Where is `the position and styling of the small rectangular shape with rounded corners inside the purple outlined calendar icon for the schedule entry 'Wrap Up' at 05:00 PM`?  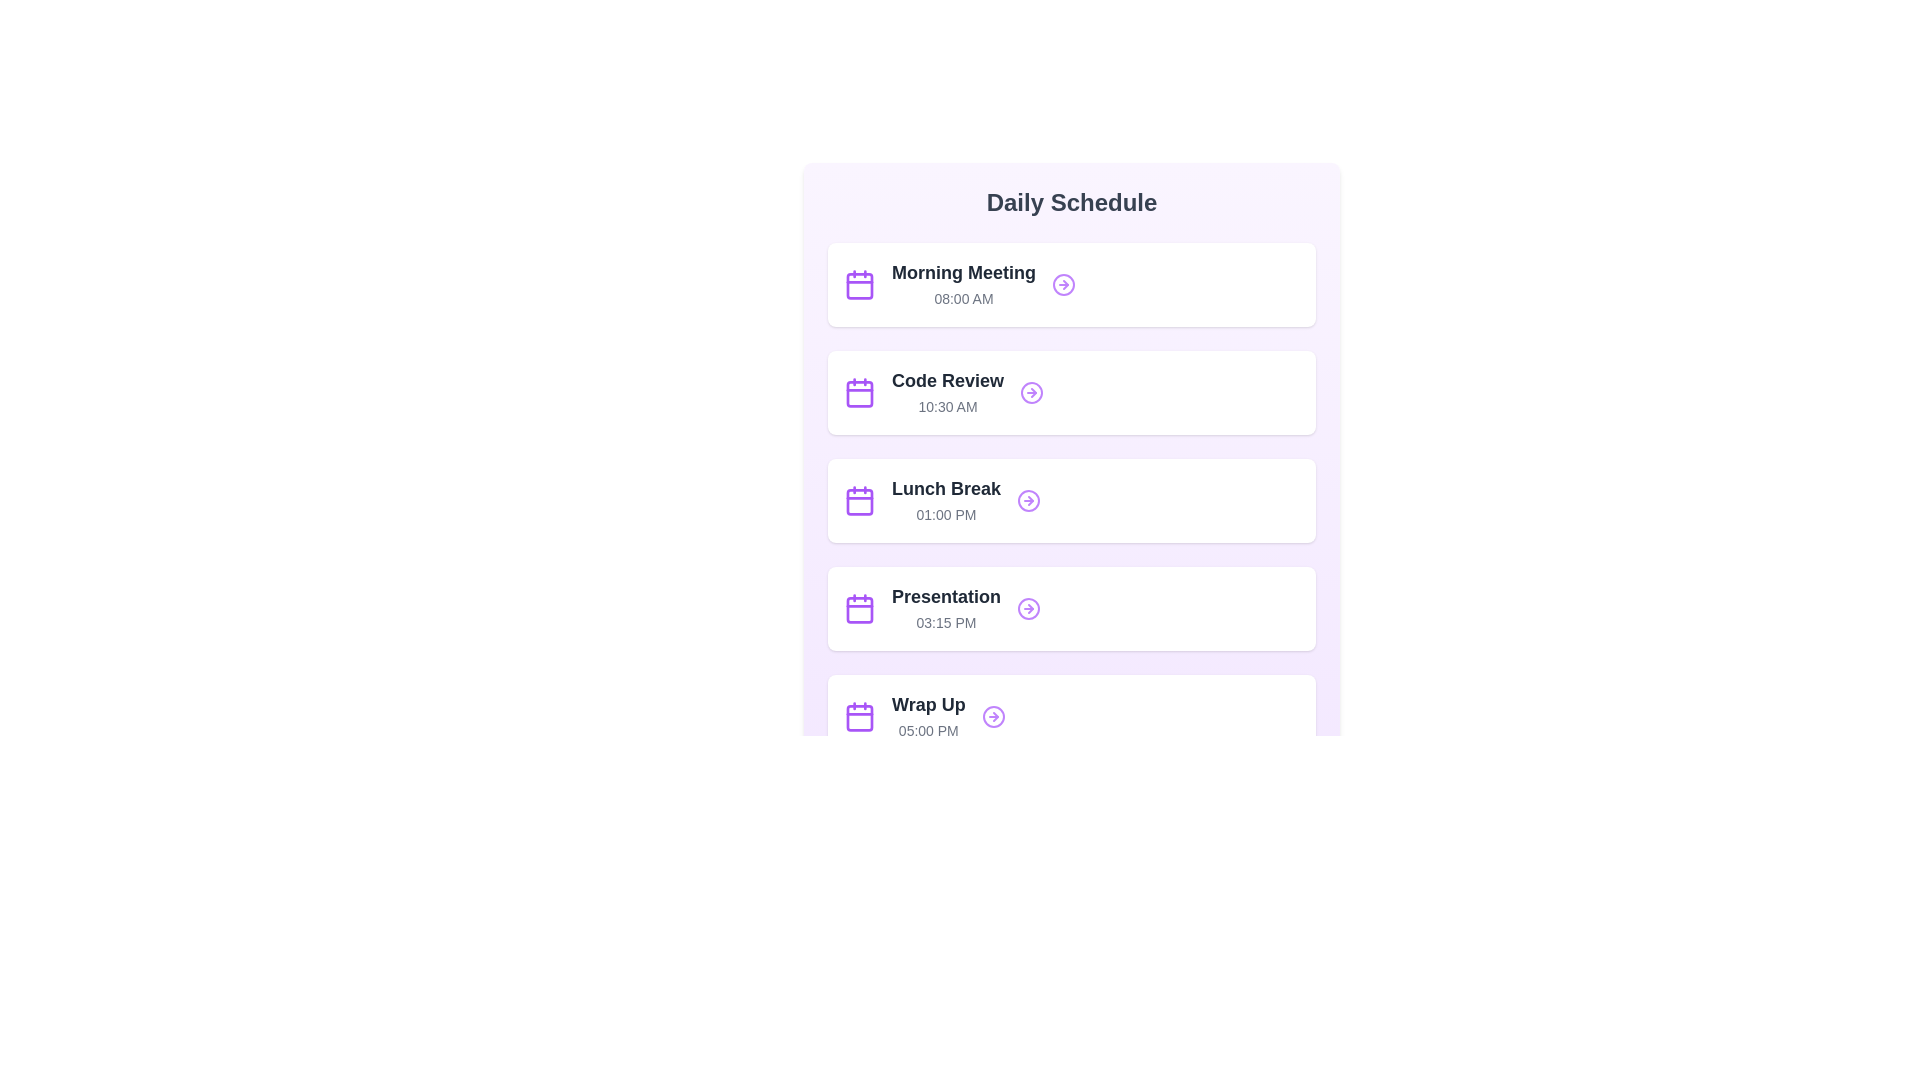
the position and styling of the small rectangular shape with rounded corners inside the purple outlined calendar icon for the schedule entry 'Wrap Up' at 05:00 PM is located at coordinates (859, 716).